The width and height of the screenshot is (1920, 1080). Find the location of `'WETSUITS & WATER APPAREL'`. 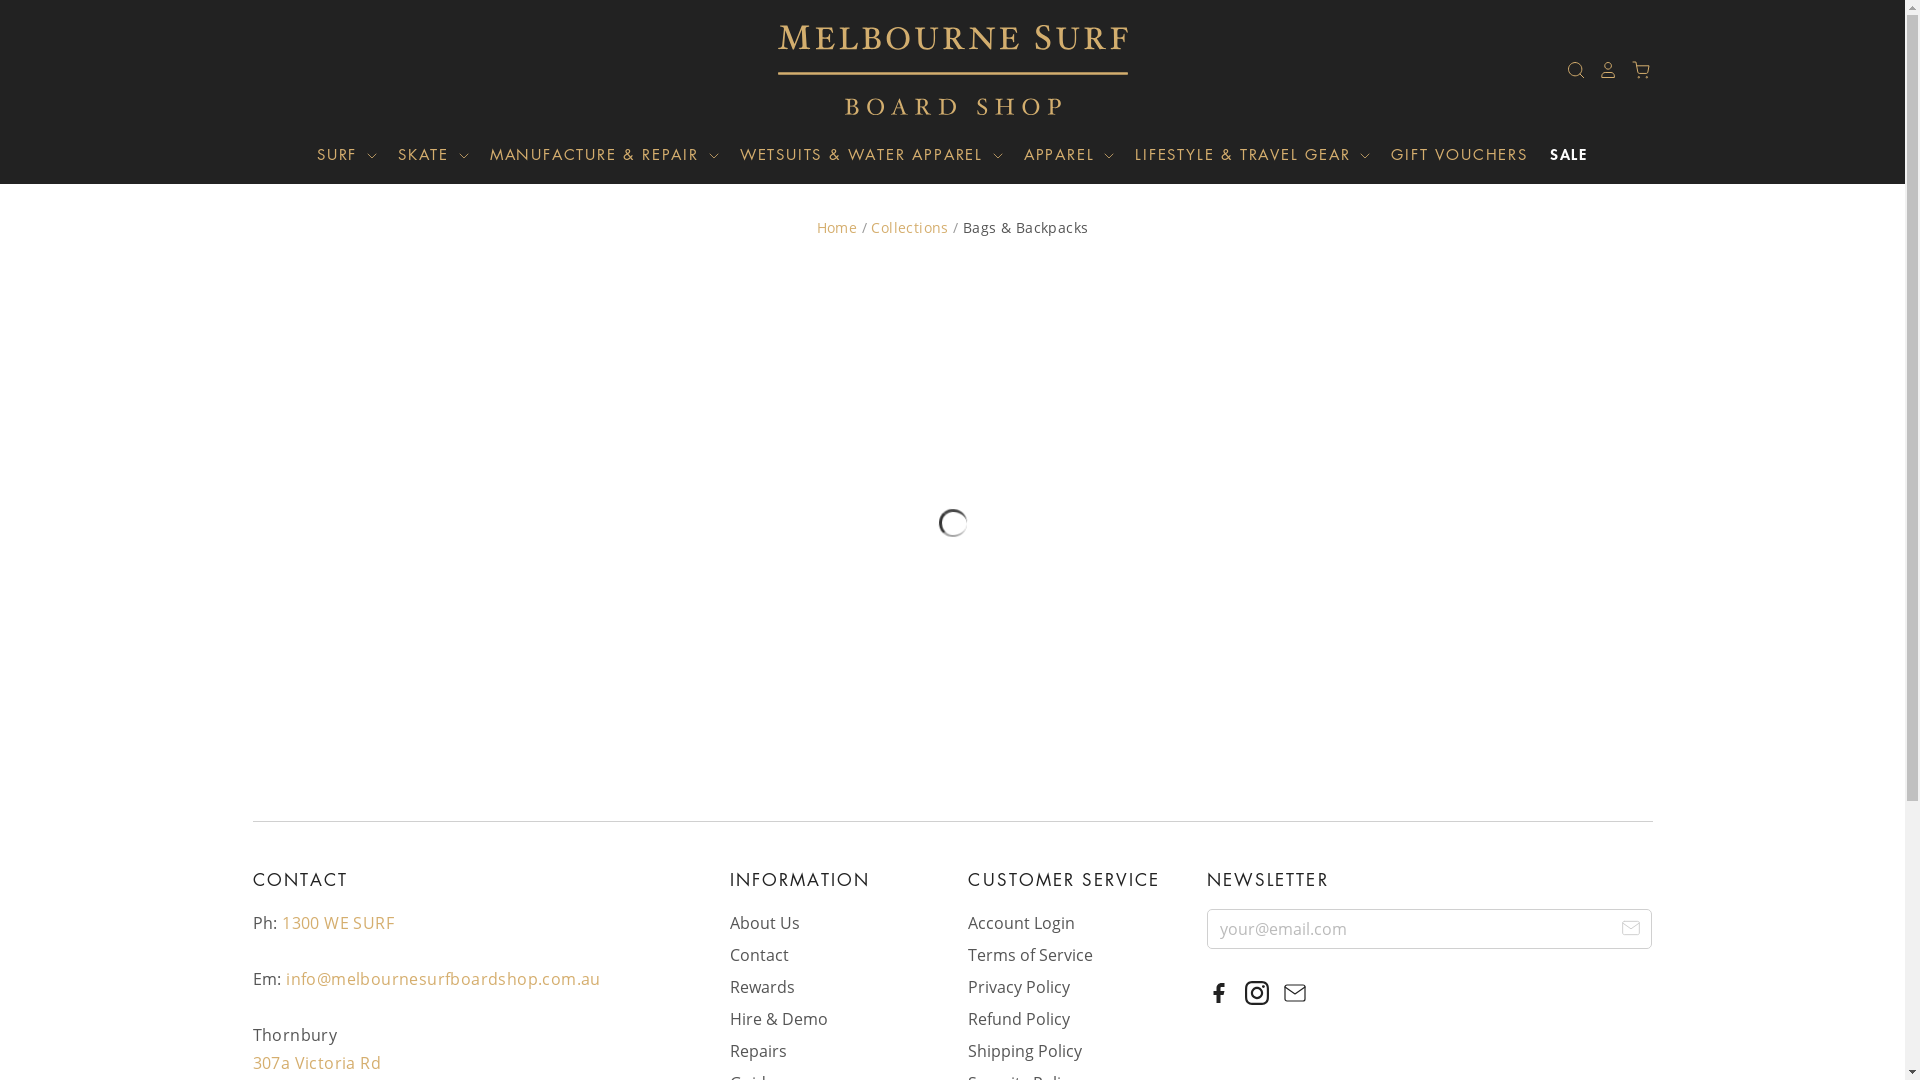

'WETSUITS & WATER APPAREL' is located at coordinates (863, 153).